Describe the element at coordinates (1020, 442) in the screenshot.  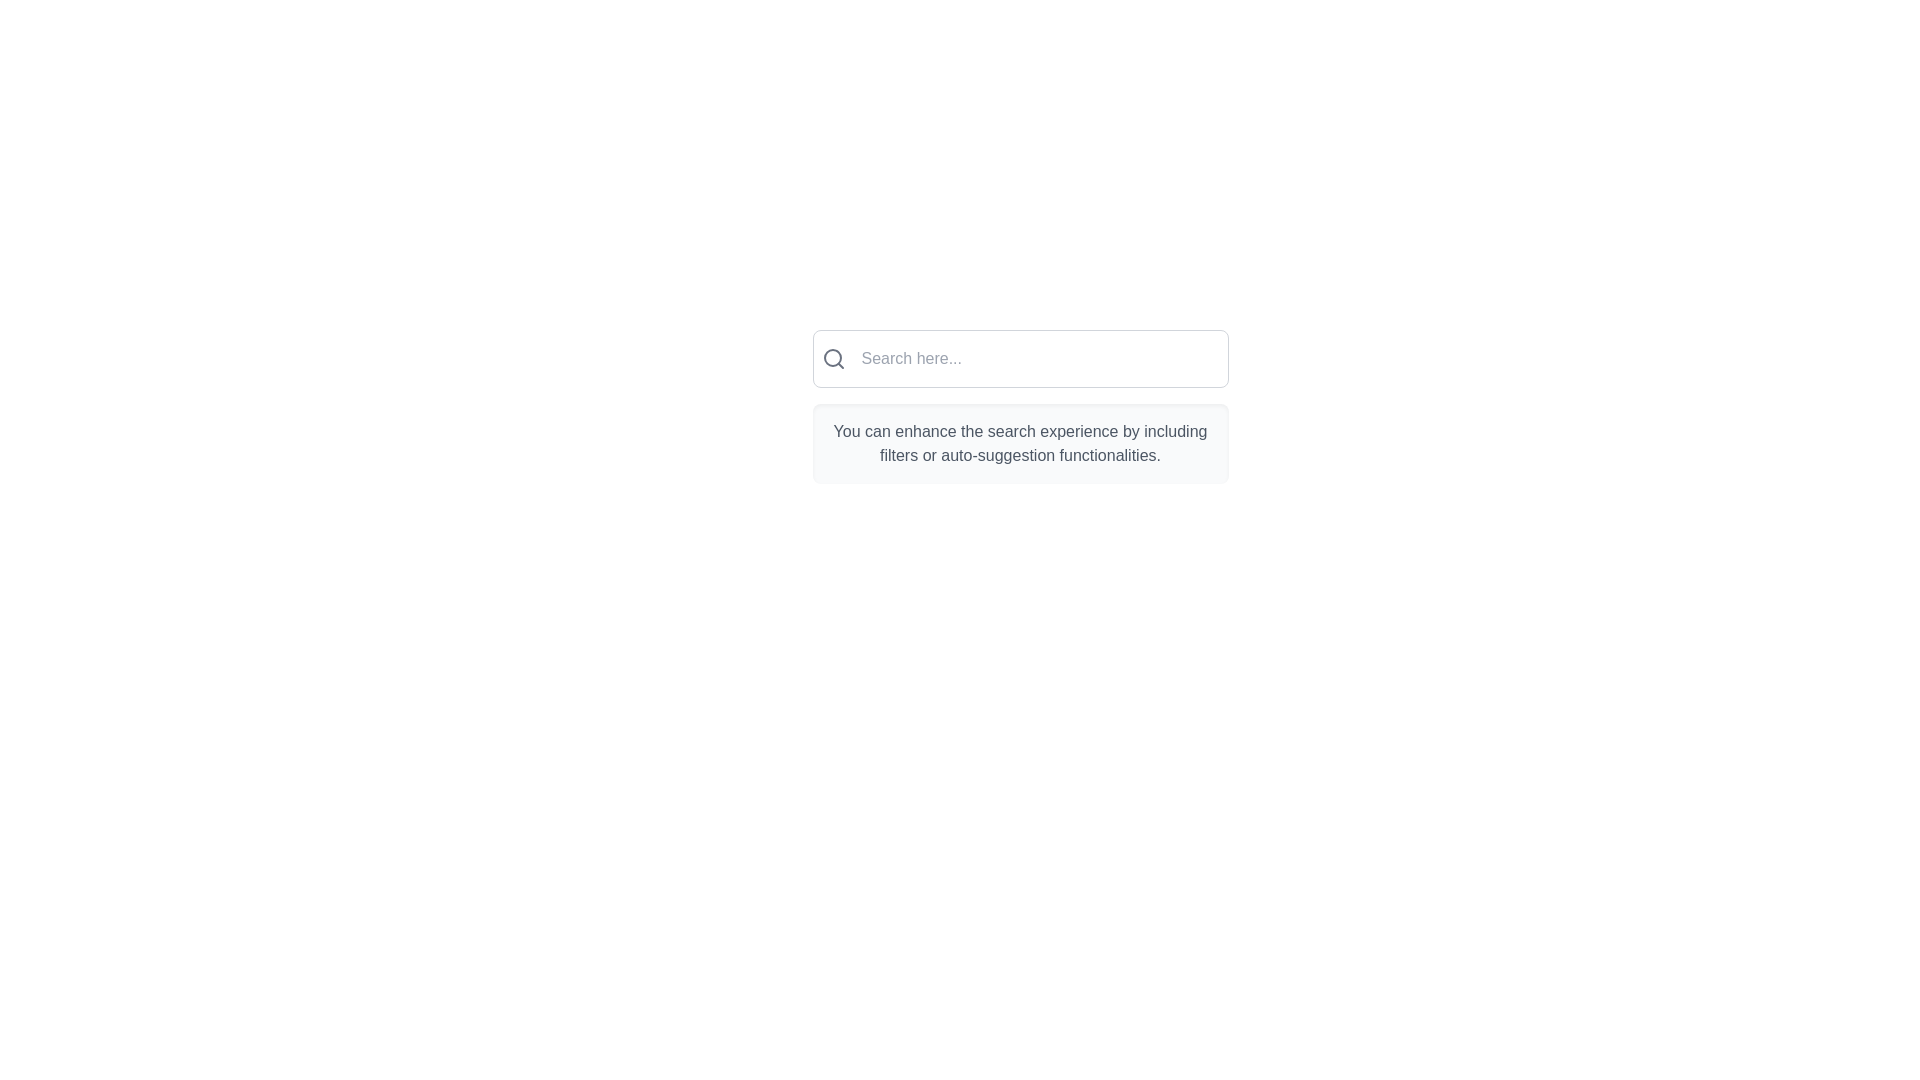
I see `the static informative text below the search bar that communicates enhancements to the search experience` at that location.